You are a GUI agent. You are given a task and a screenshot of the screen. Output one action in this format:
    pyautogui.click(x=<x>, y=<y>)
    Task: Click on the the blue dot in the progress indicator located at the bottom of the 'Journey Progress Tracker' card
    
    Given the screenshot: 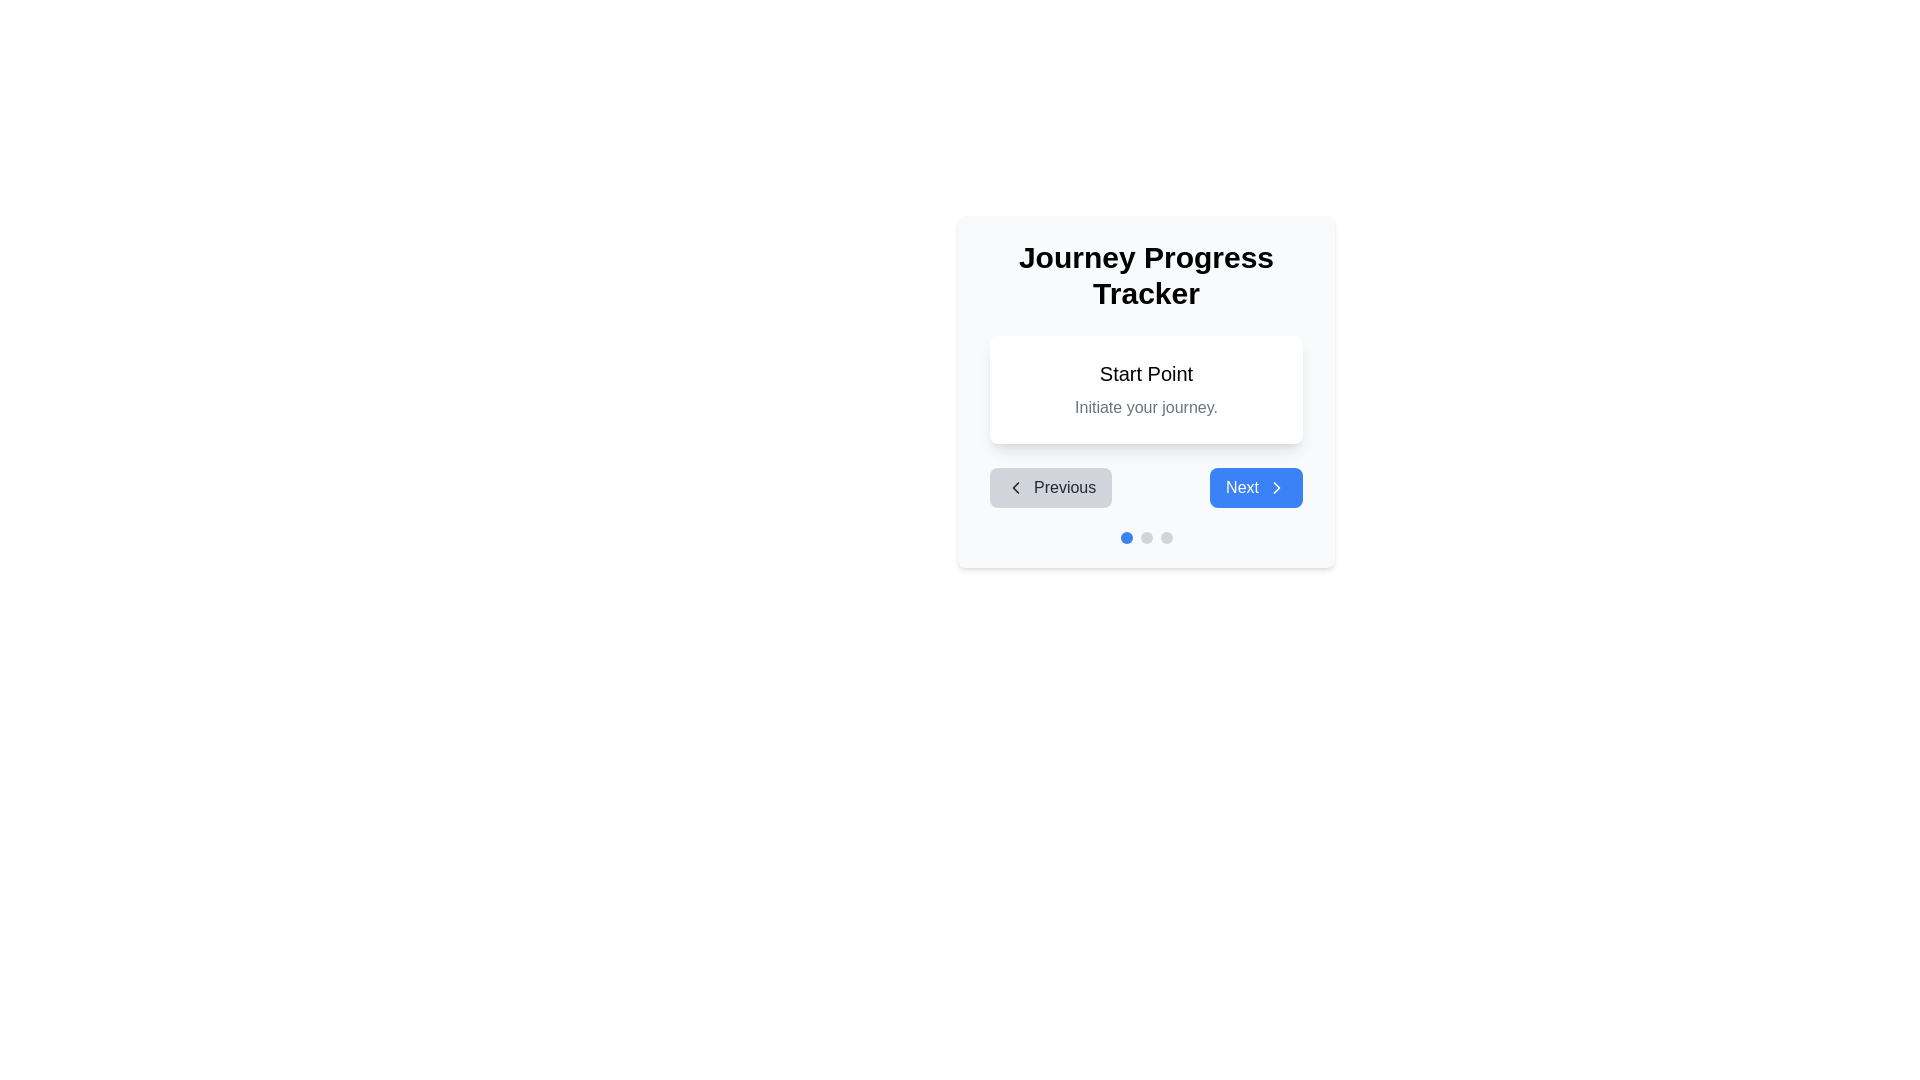 What is the action you would take?
    pyautogui.click(x=1146, y=536)
    